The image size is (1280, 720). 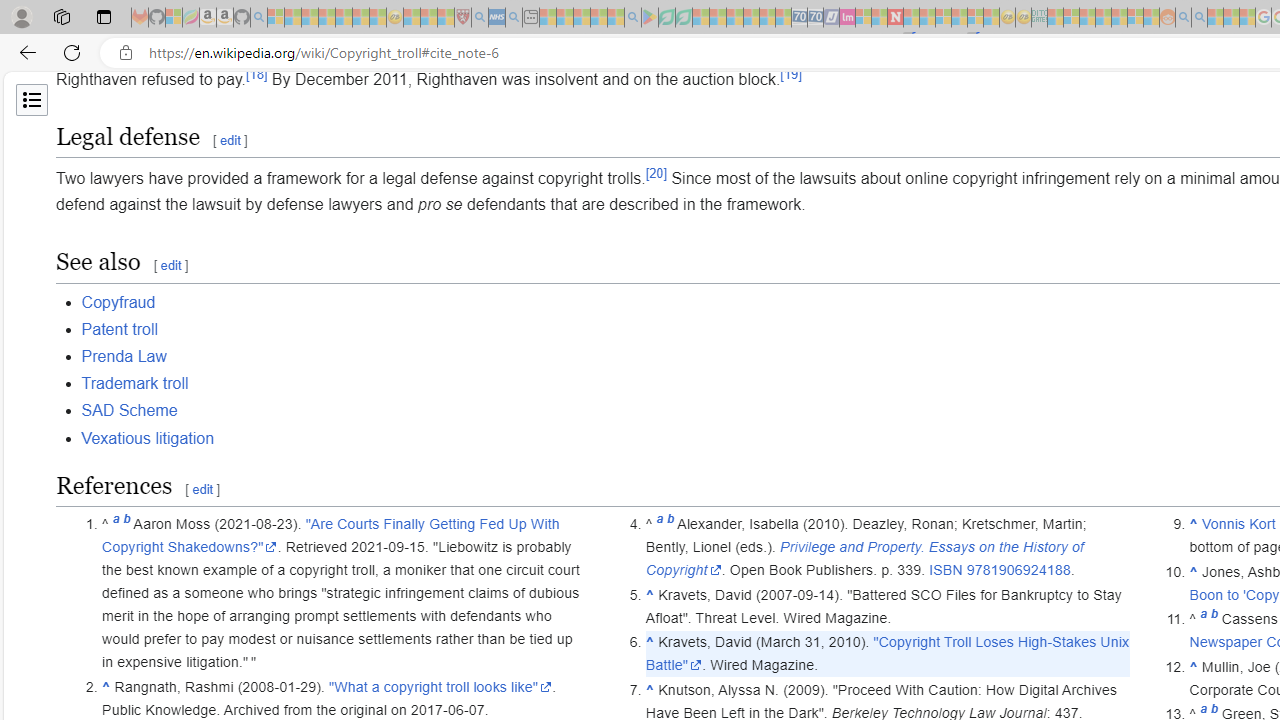 I want to click on 'Prenda Law', so click(x=122, y=355).